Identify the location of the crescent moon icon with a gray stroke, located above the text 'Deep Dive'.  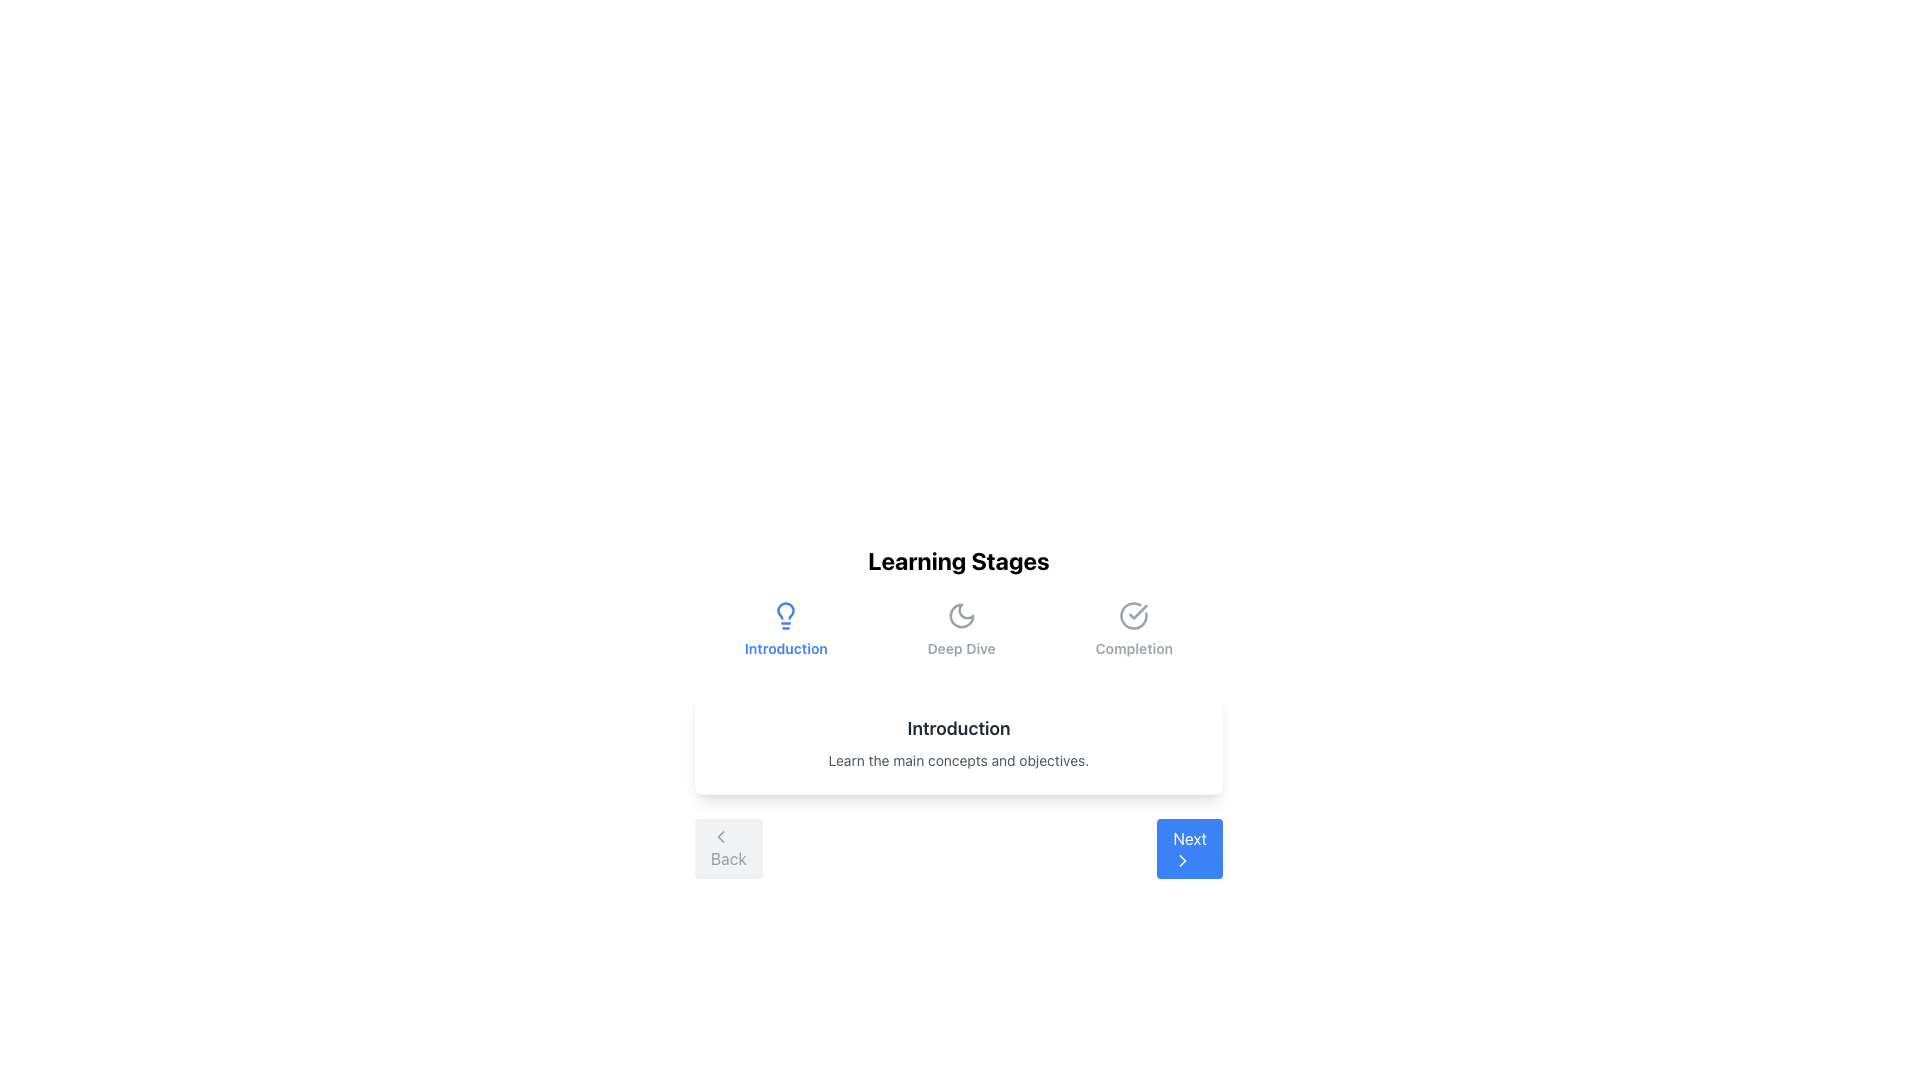
(961, 615).